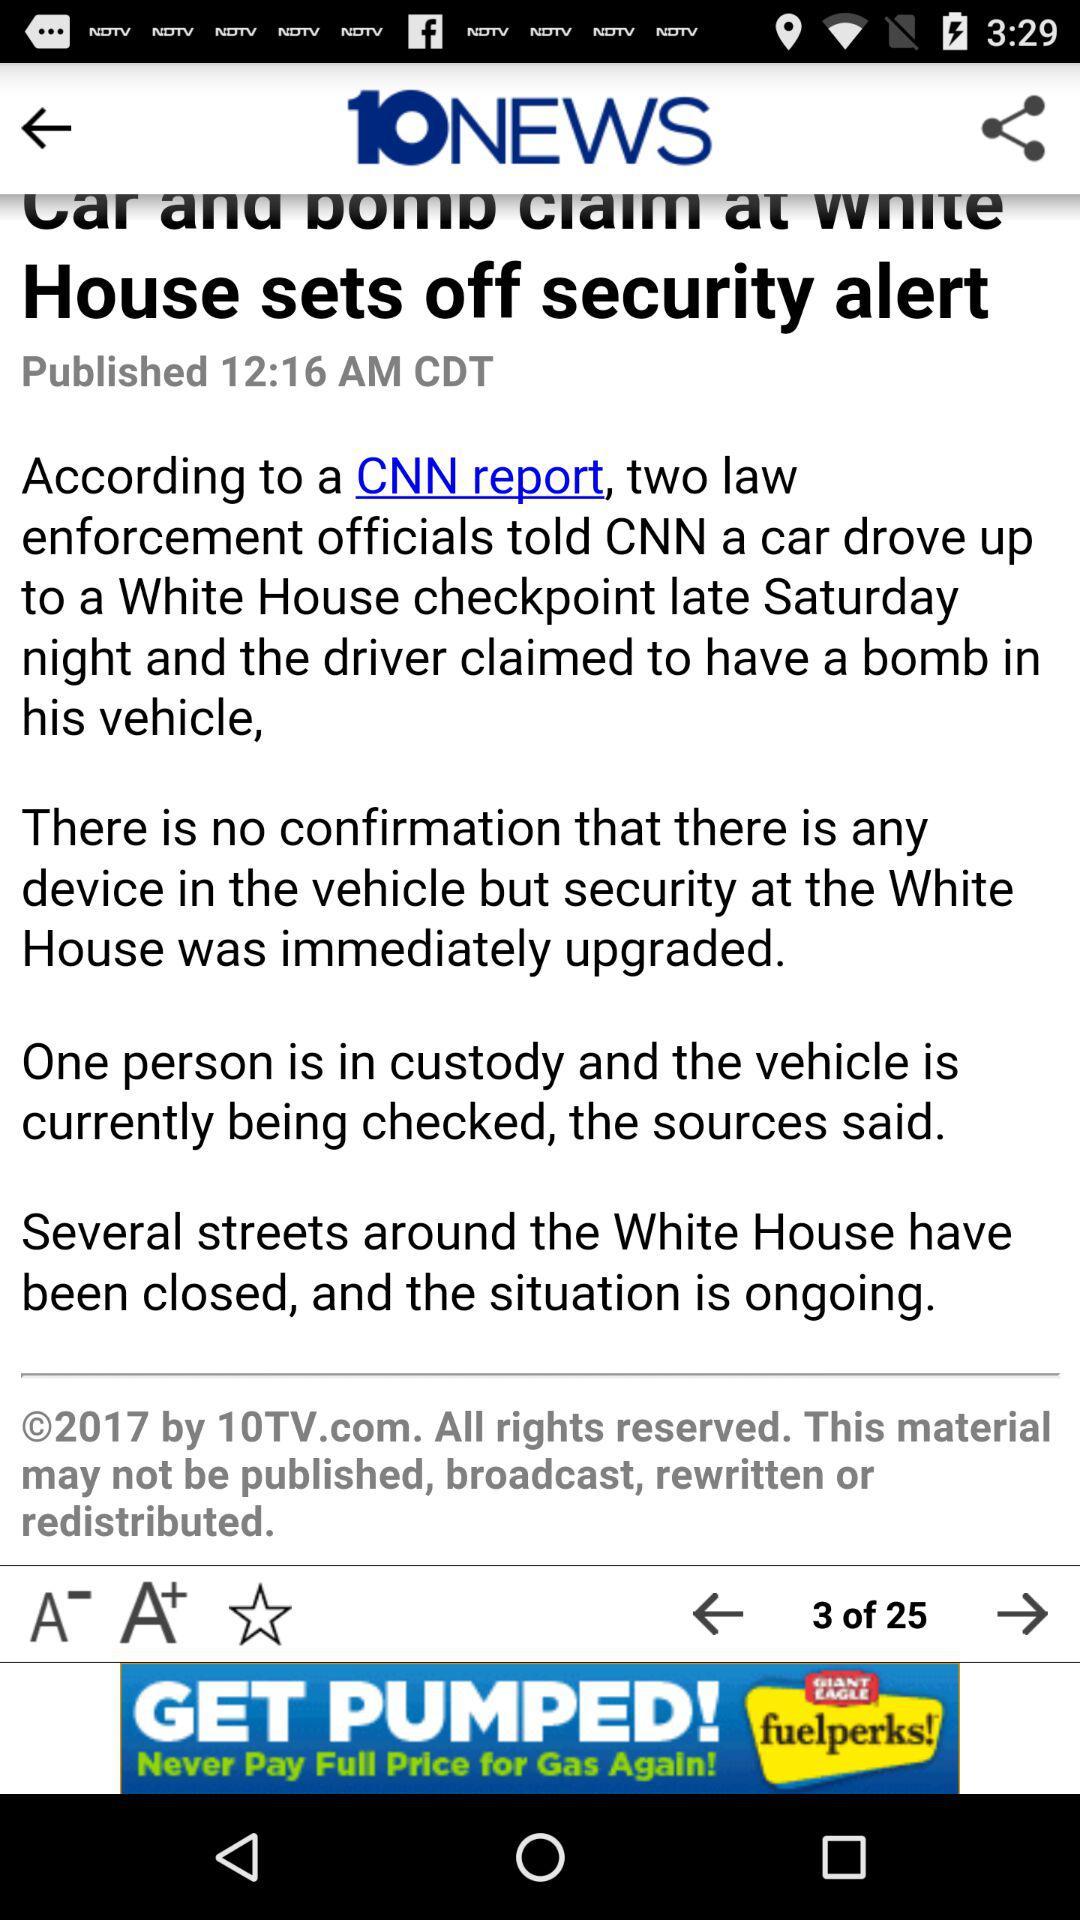  I want to click on open advertisement, so click(540, 1727).